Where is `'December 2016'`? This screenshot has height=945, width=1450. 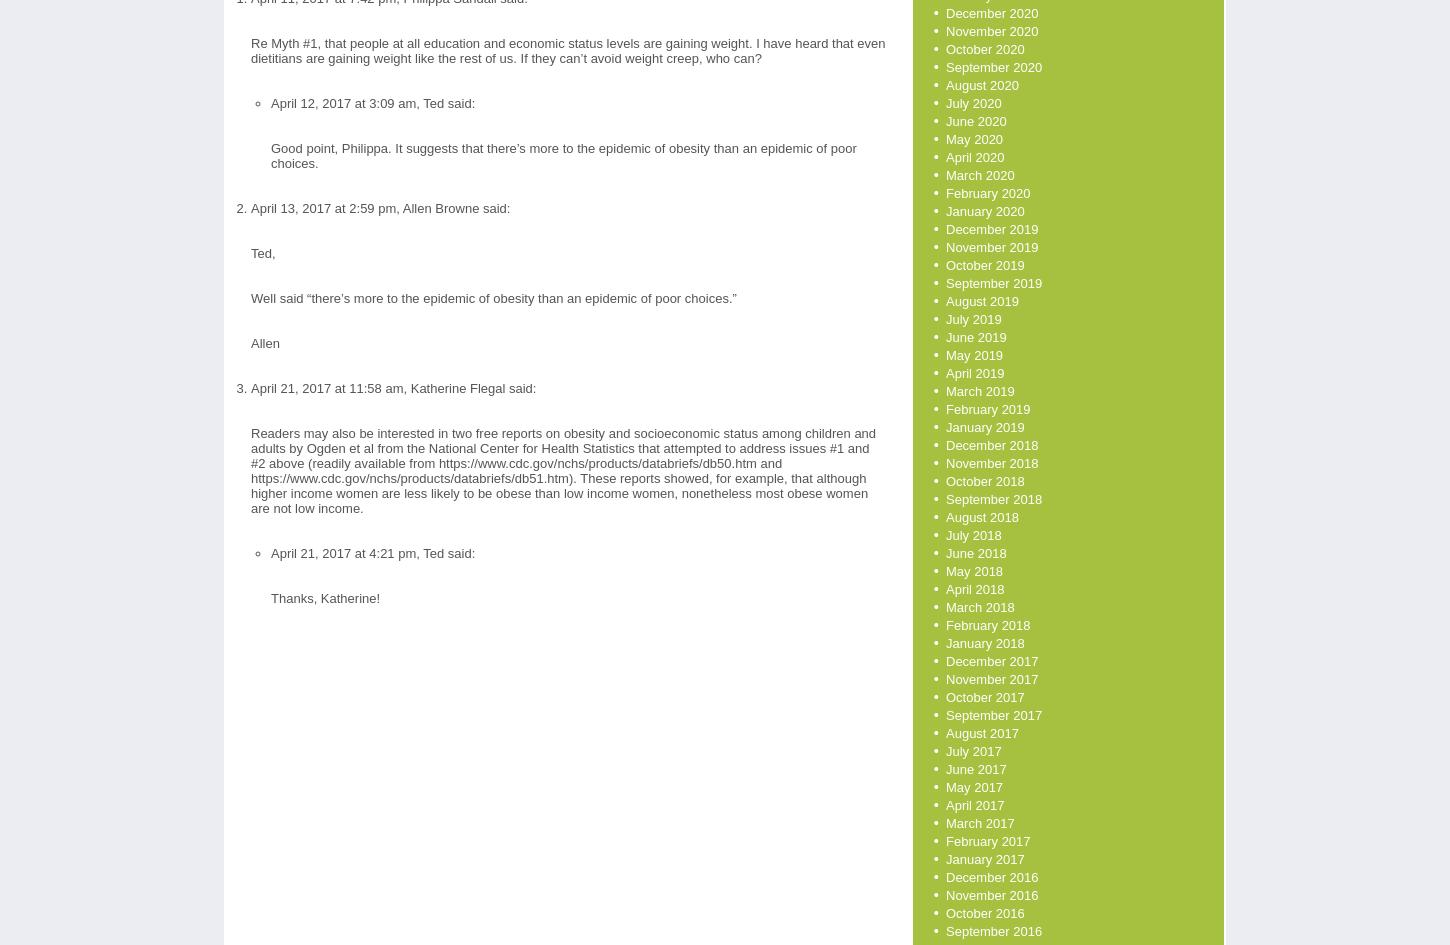 'December 2016' is located at coordinates (944, 877).